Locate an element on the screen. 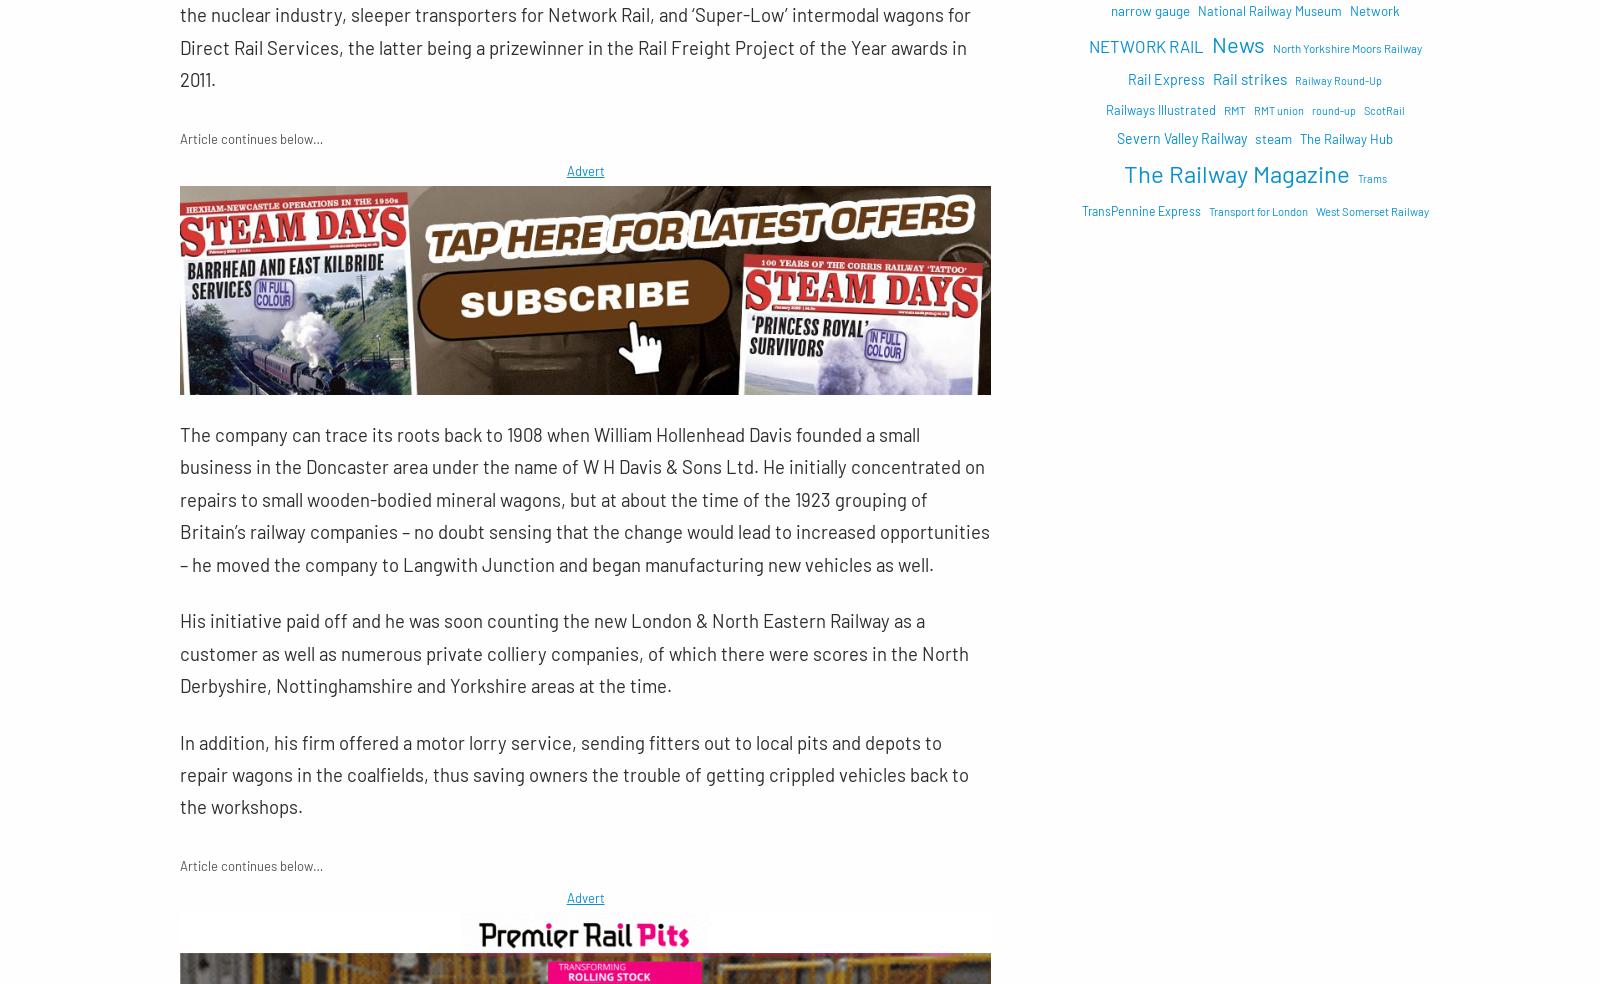 The image size is (1600, 984). 'round-up' is located at coordinates (1331, 108).